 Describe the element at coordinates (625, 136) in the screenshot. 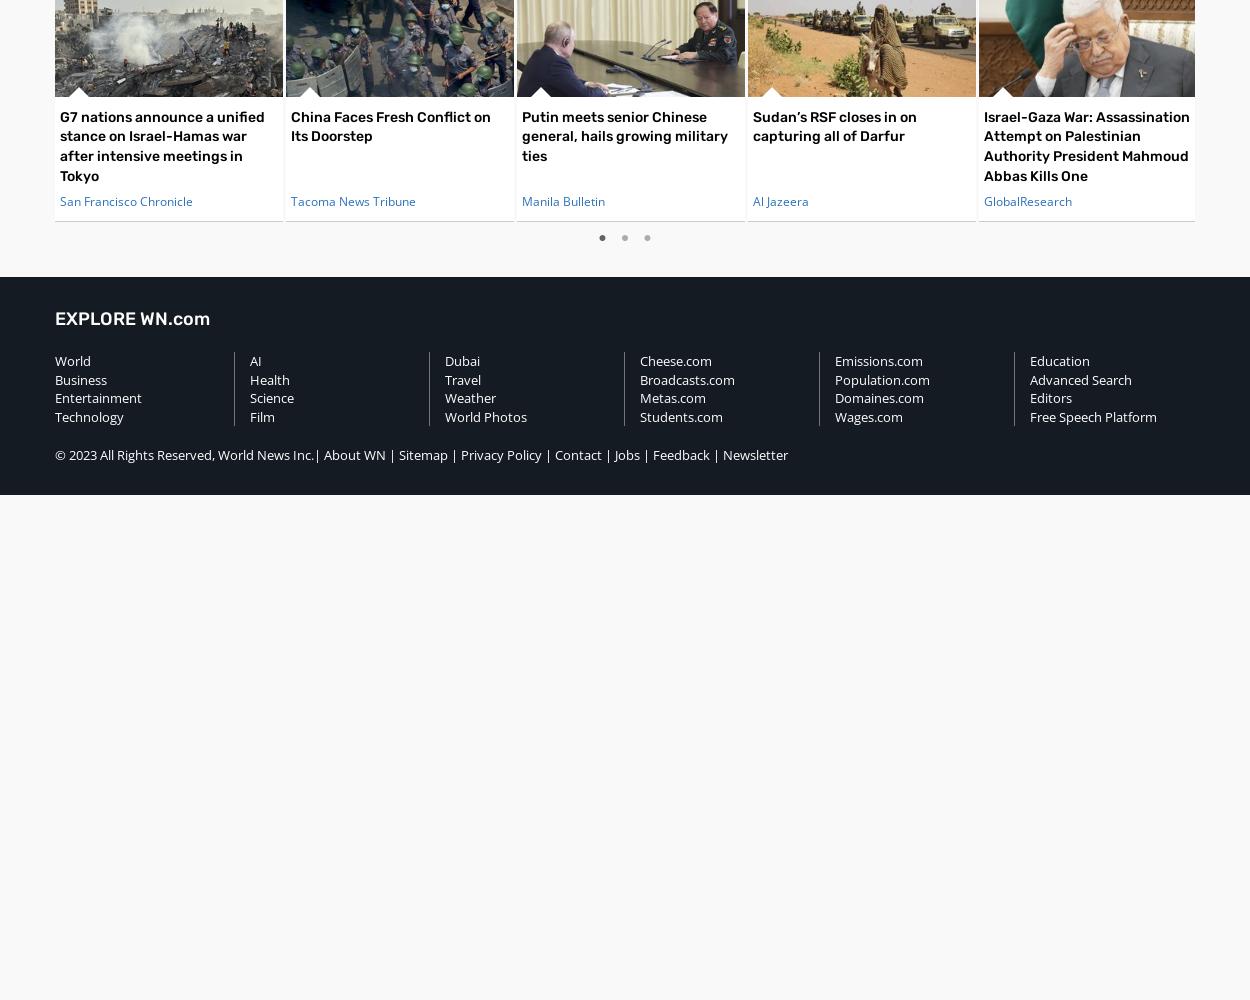

I see `'Putin meets senior Chinese general, hails growing military ties'` at that location.